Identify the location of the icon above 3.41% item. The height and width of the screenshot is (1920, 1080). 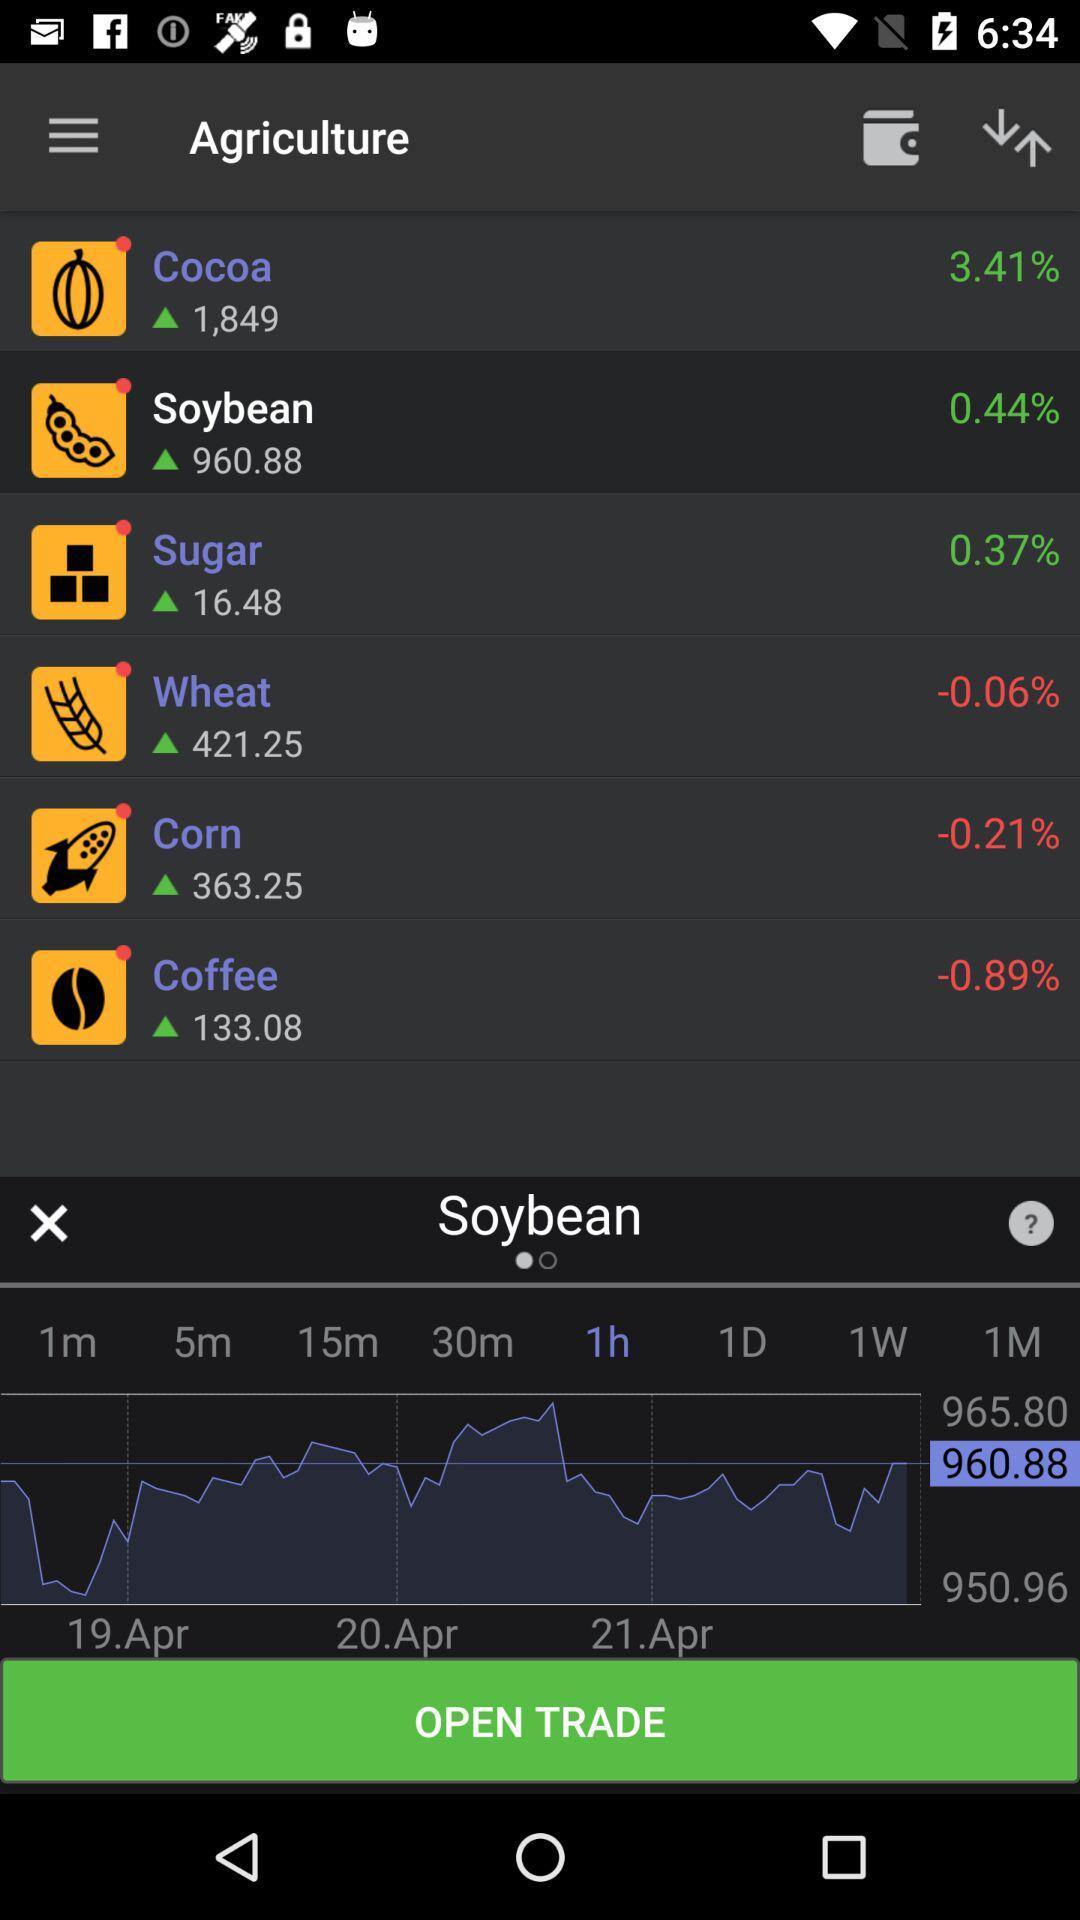
(890, 135).